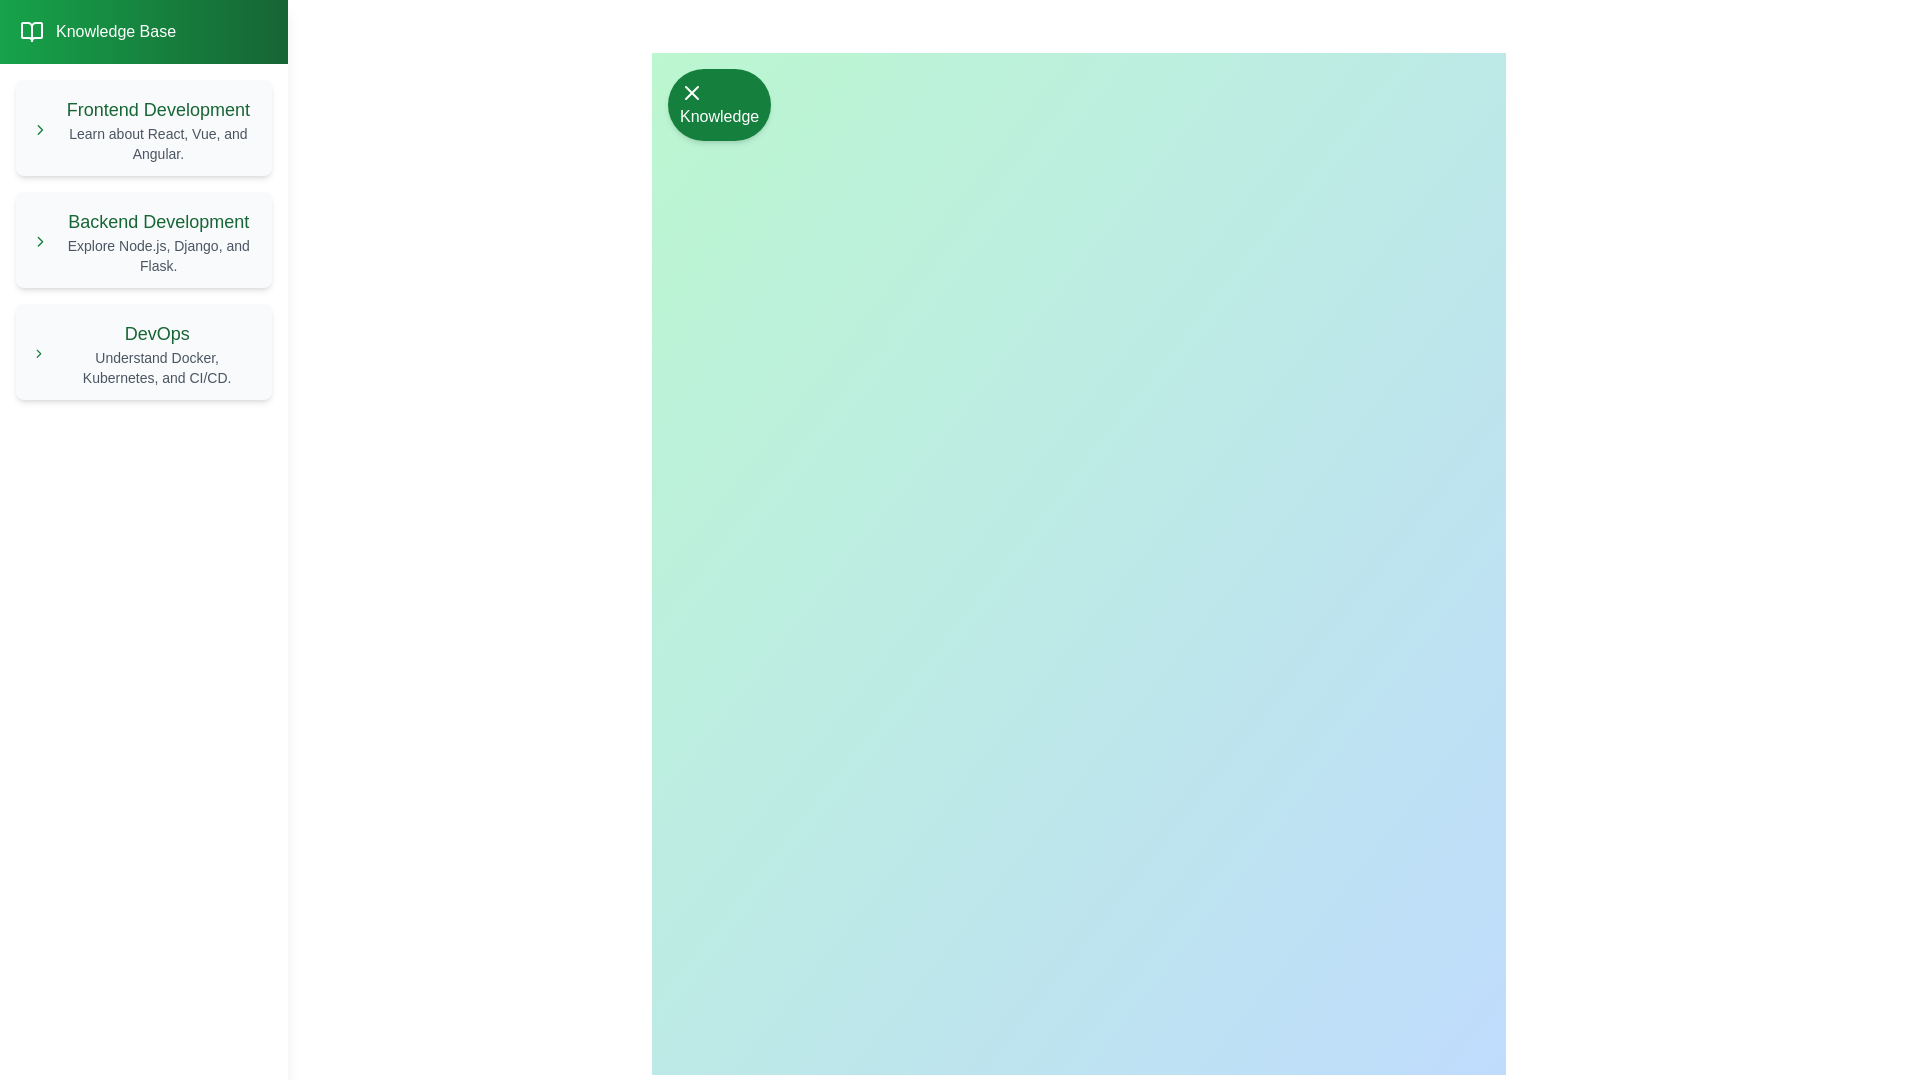 The height and width of the screenshot is (1080, 1920). What do you see at coordinates (143, 238) in the screenshot?
I see `the list item corresponding to Backend Development` at bounding box center [143, 238].